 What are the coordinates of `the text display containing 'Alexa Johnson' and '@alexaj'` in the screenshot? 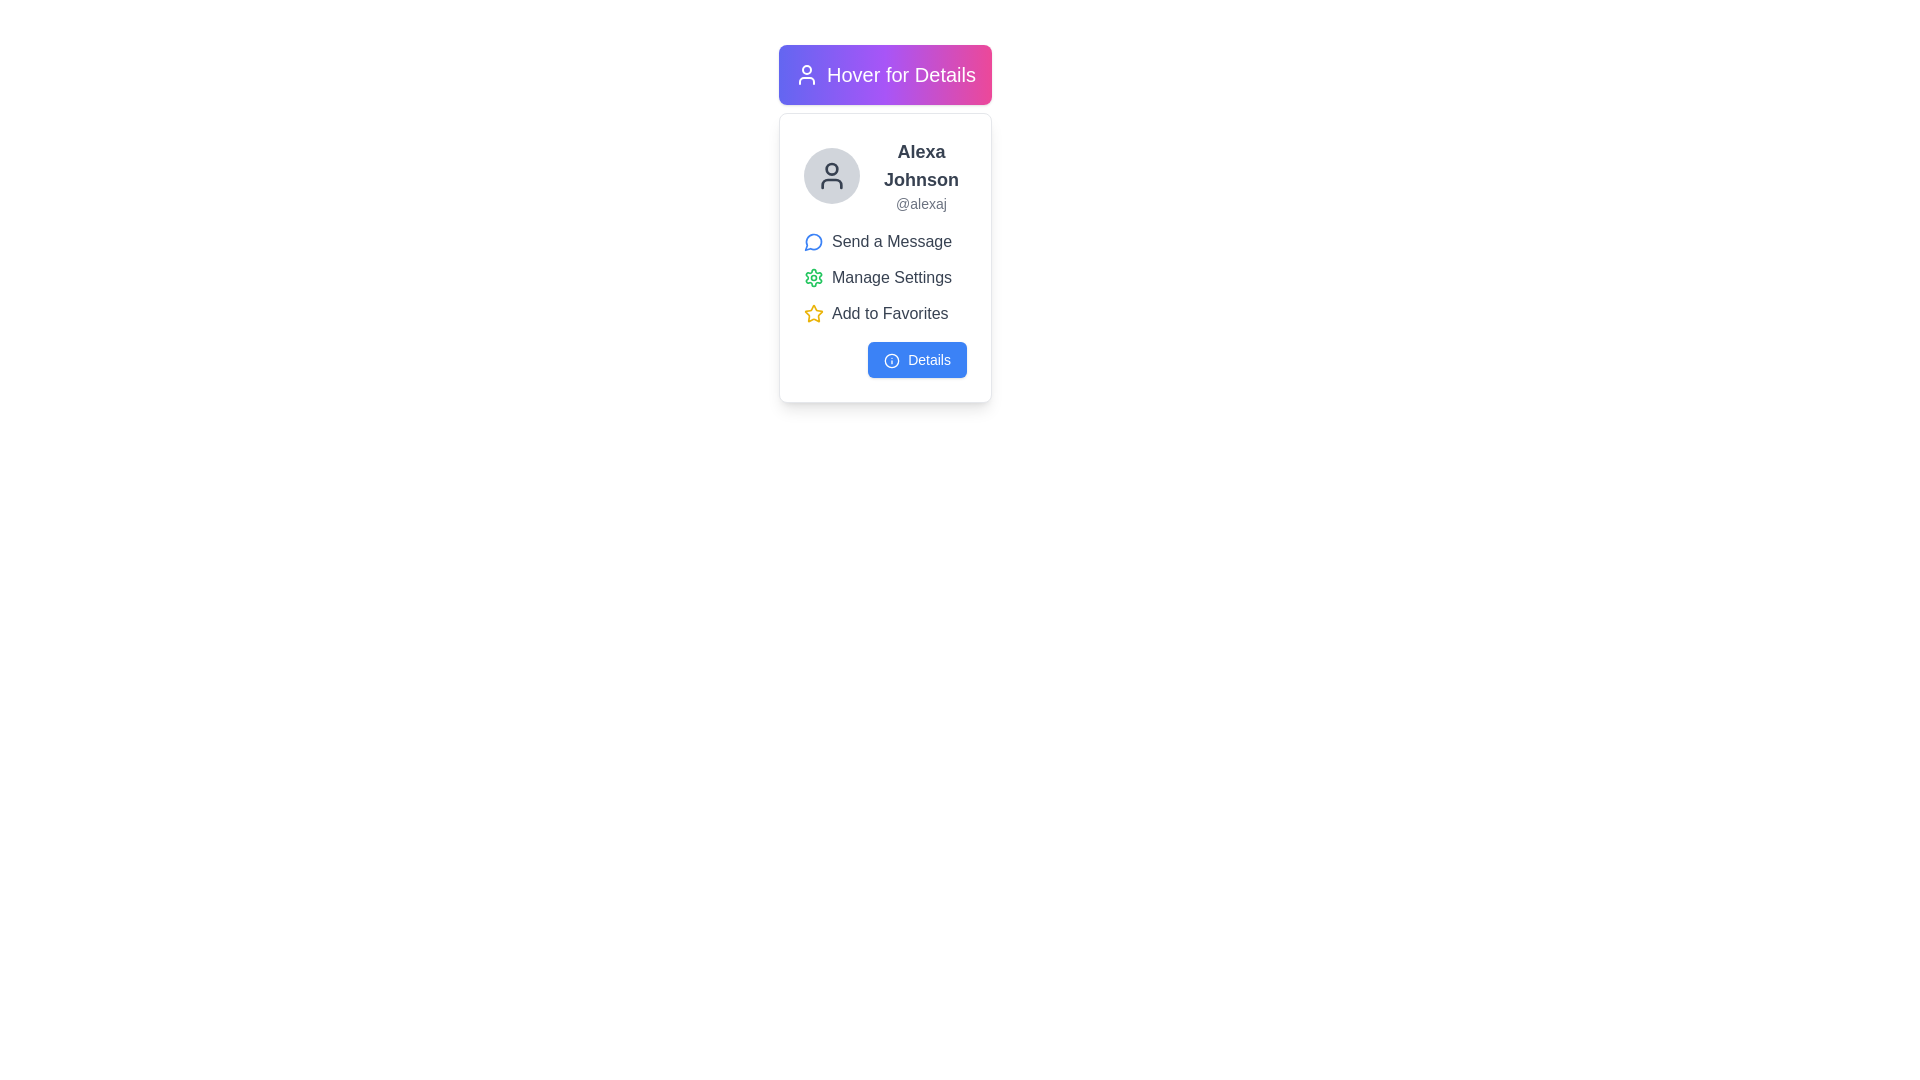 It's located at (920, 175).